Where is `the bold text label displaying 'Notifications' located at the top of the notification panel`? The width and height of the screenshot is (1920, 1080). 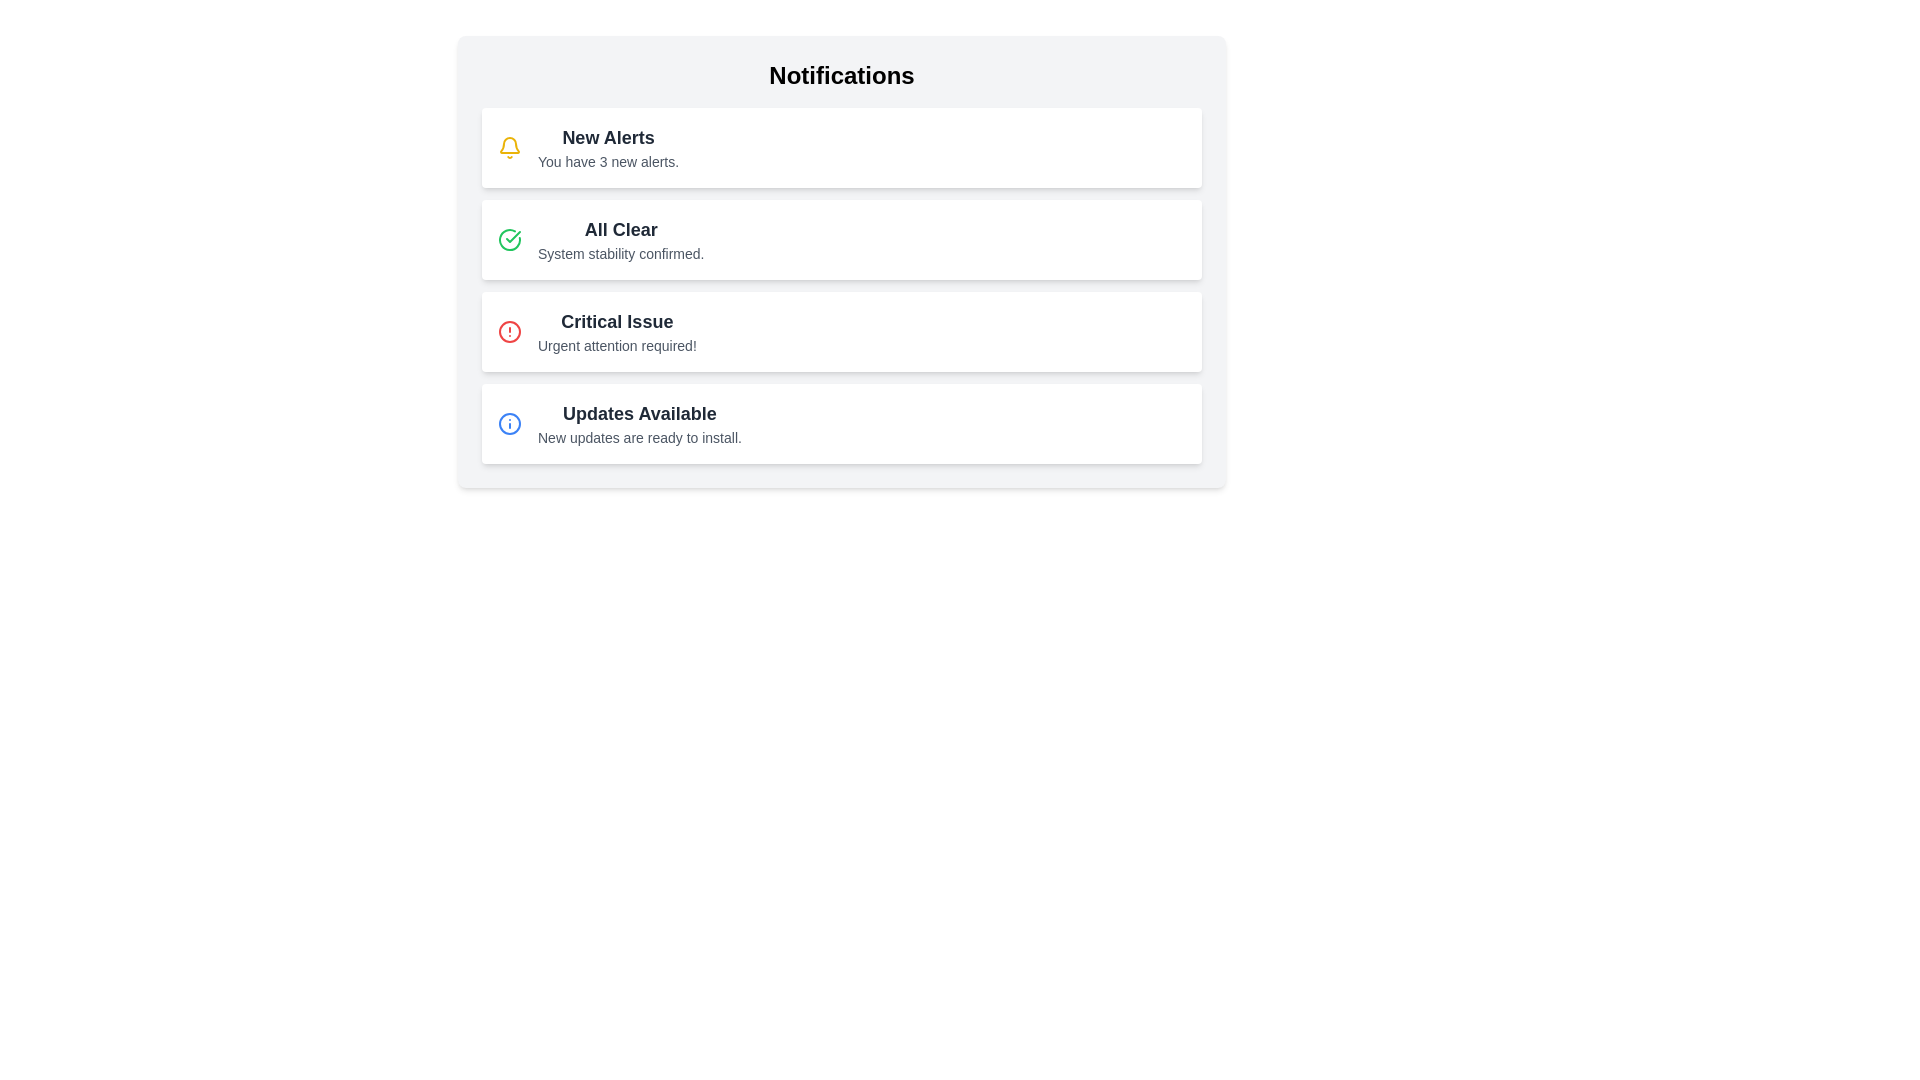 the bold text label displaying 'Notifications' located at the top of the notification panel is located at coordinates (841, 75).